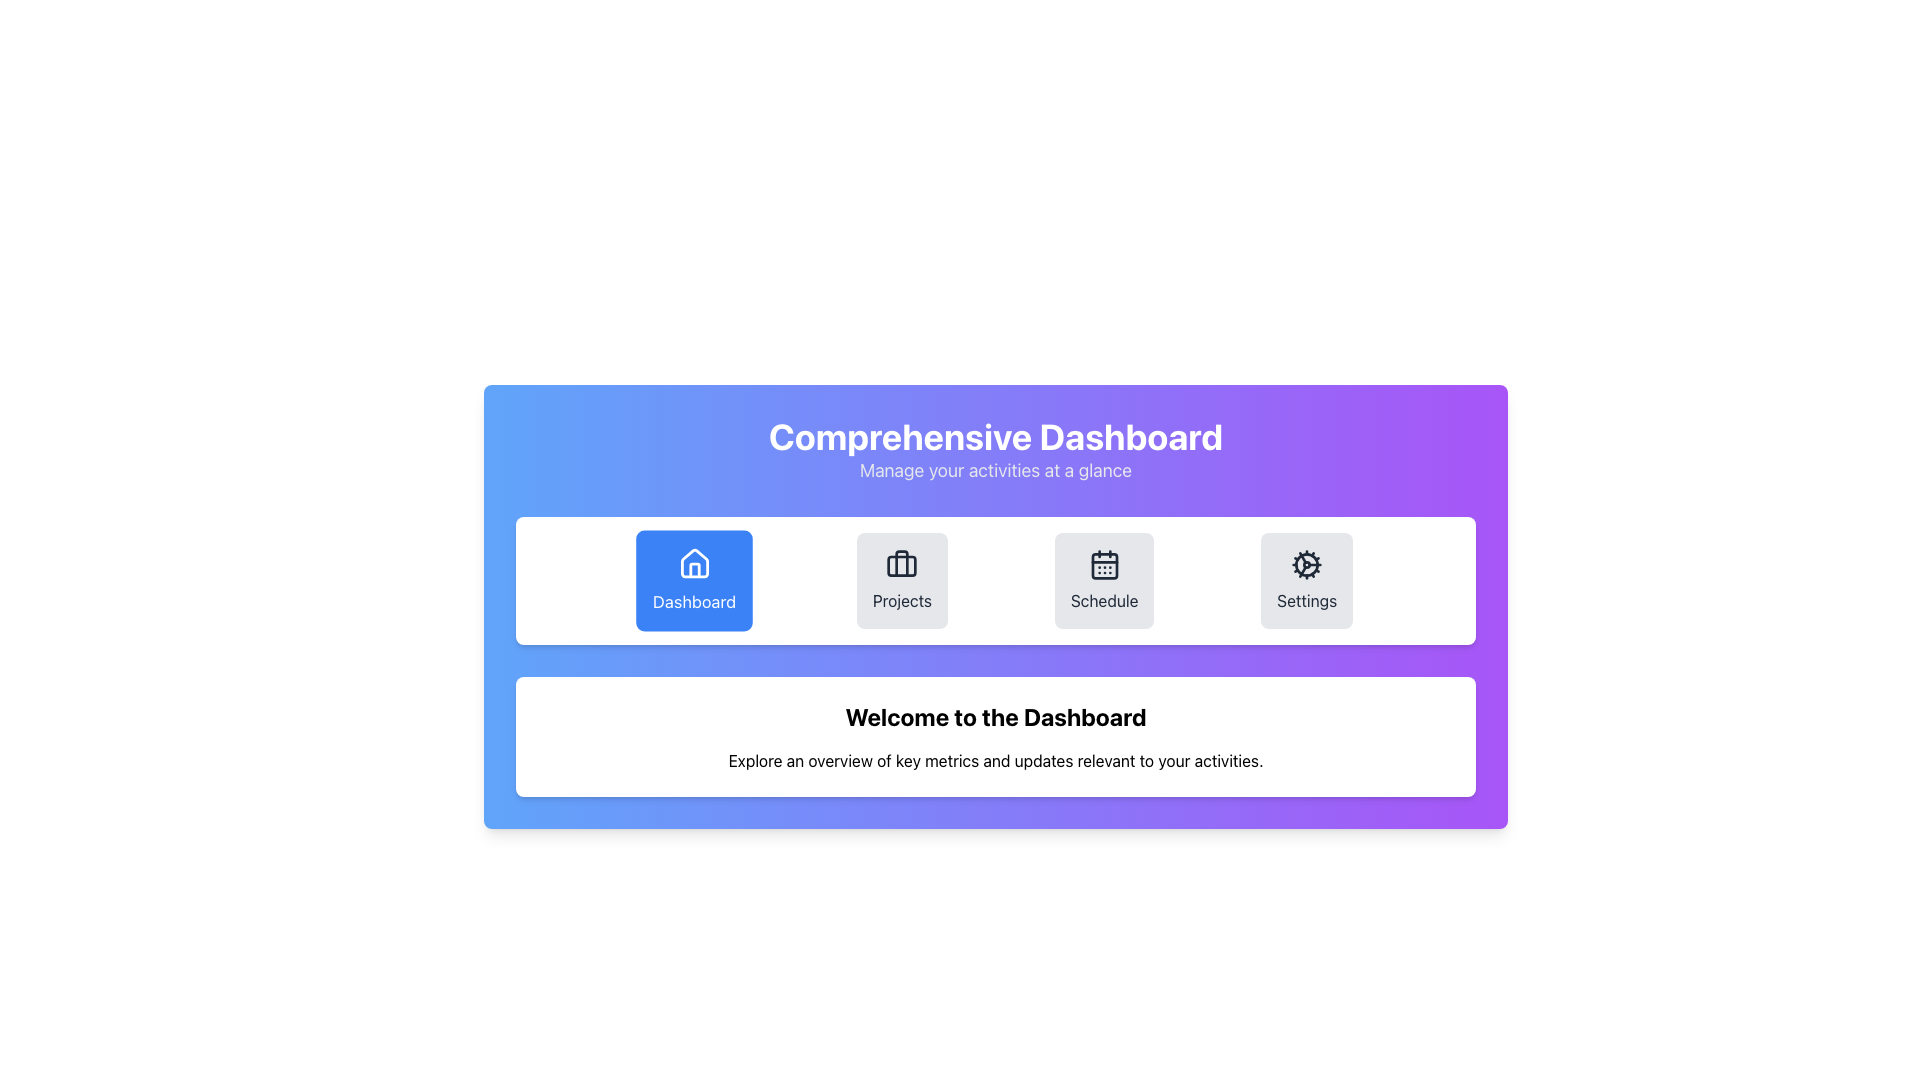 Image resolution: width=1920 pixels, height=1080 pixels. I want to click on bold heading text 'Welcome to the Dashboard' located centrally below the navigation bar and above a descriptive paragraph, so click(996, 716).